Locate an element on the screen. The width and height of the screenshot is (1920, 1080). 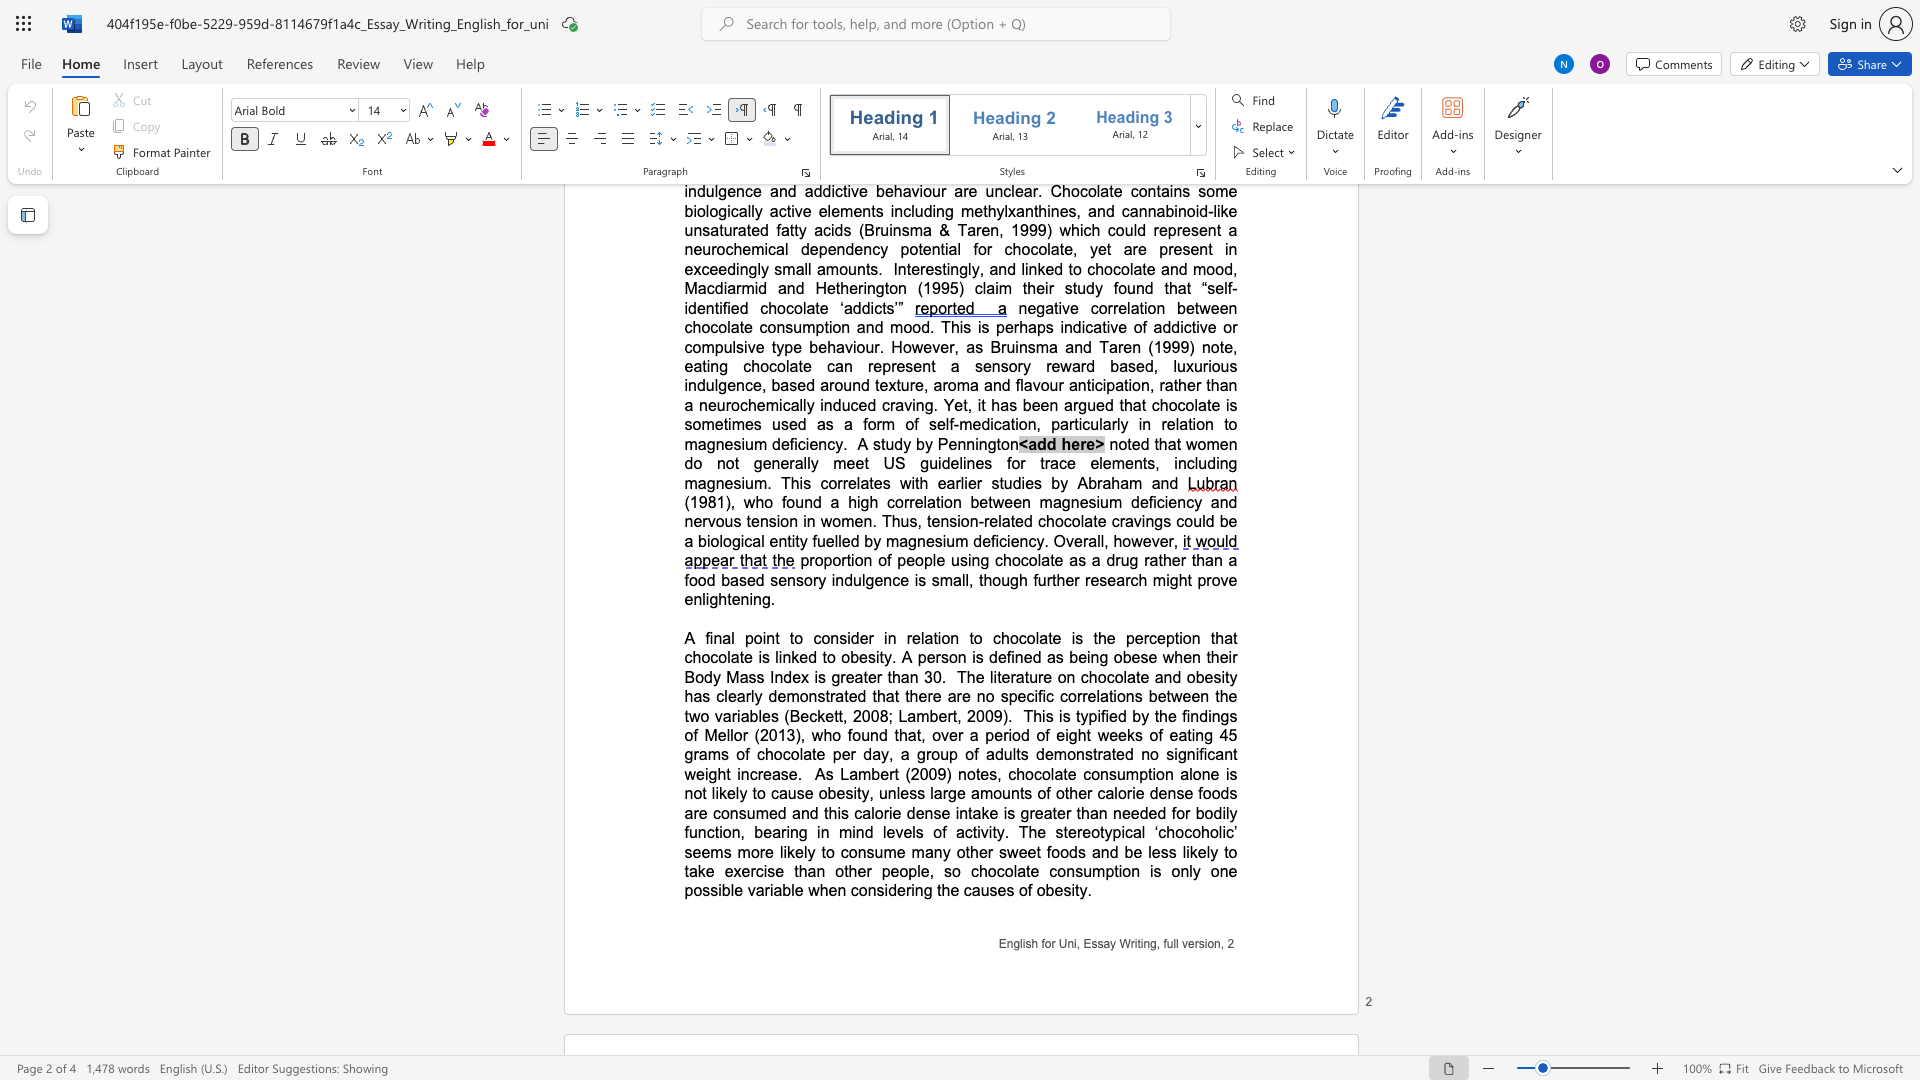
the subset text "int" within the text "A final point" is located at coordinates (761, 638).